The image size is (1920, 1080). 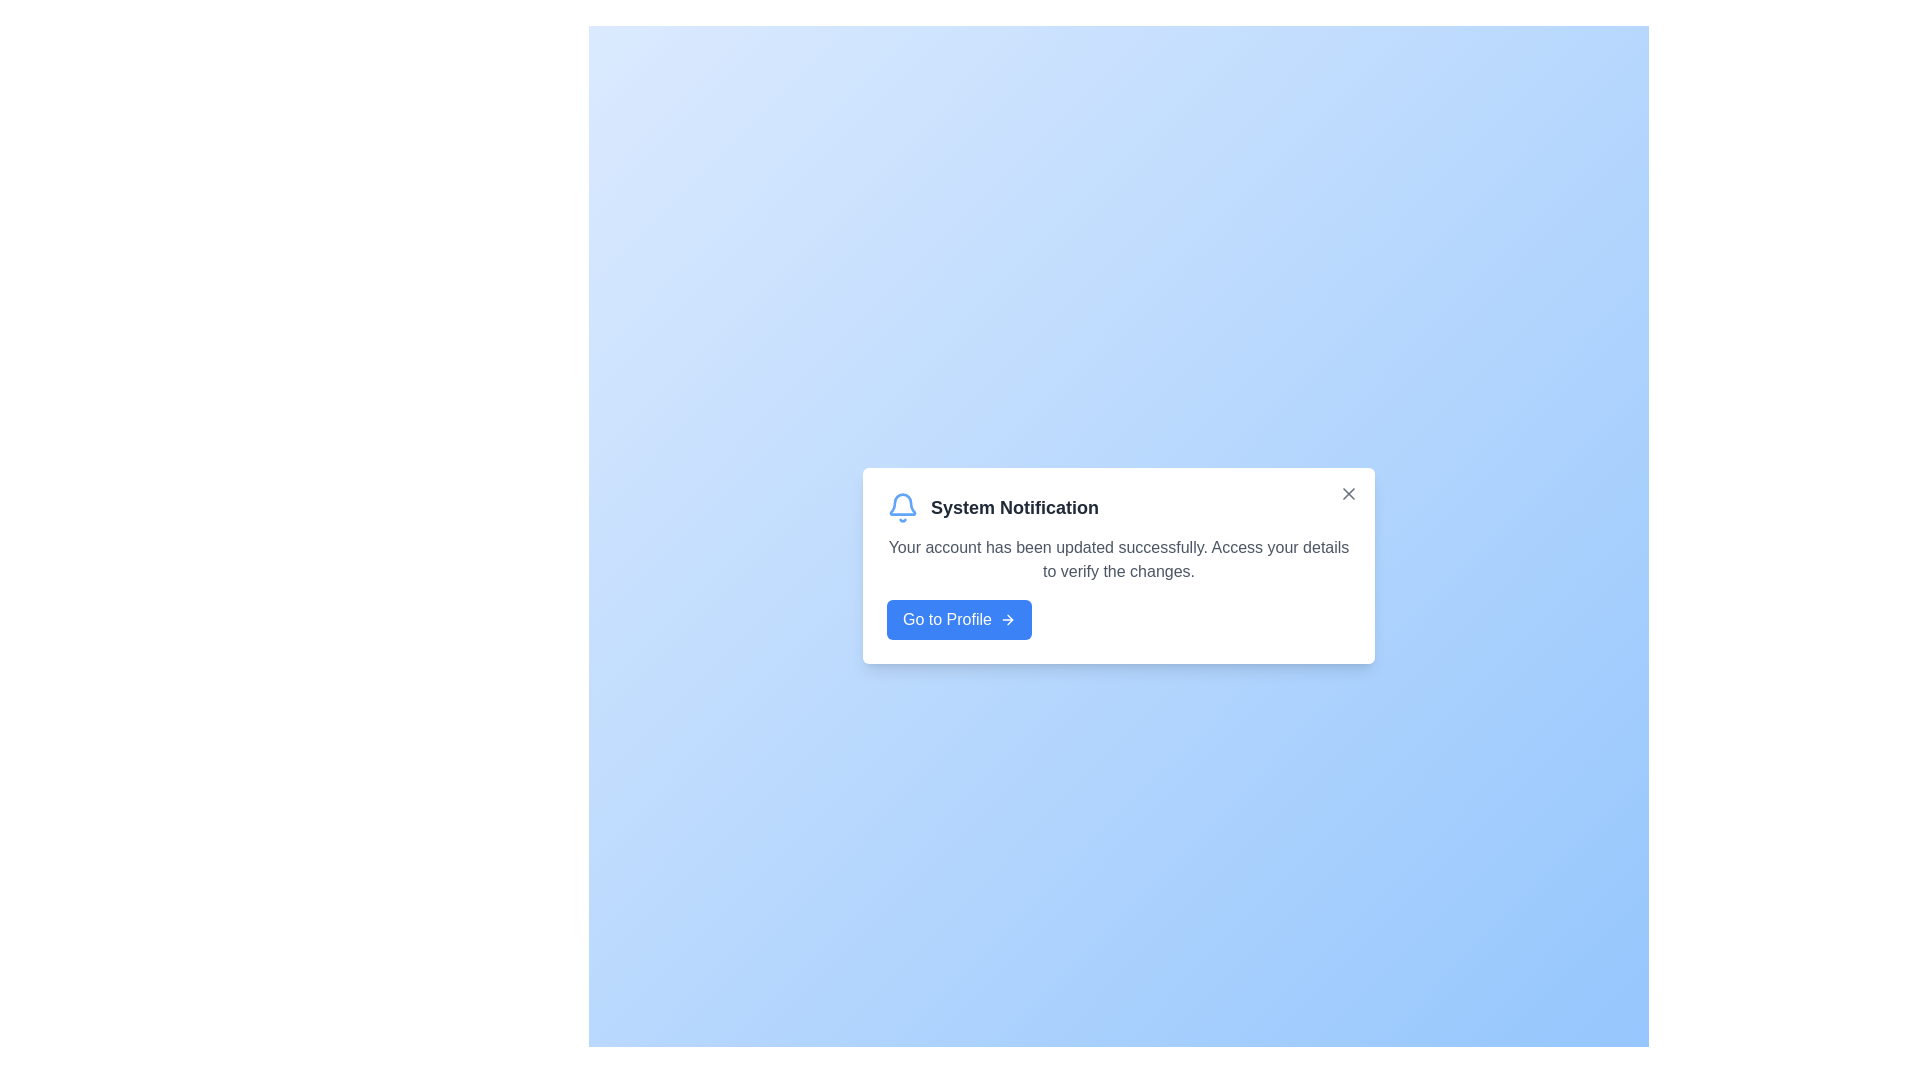 What do you see at coordinates (1348, 493) in the screenshot?
I see `close button to dismiss the alert` at bounding box center [1348, 493].